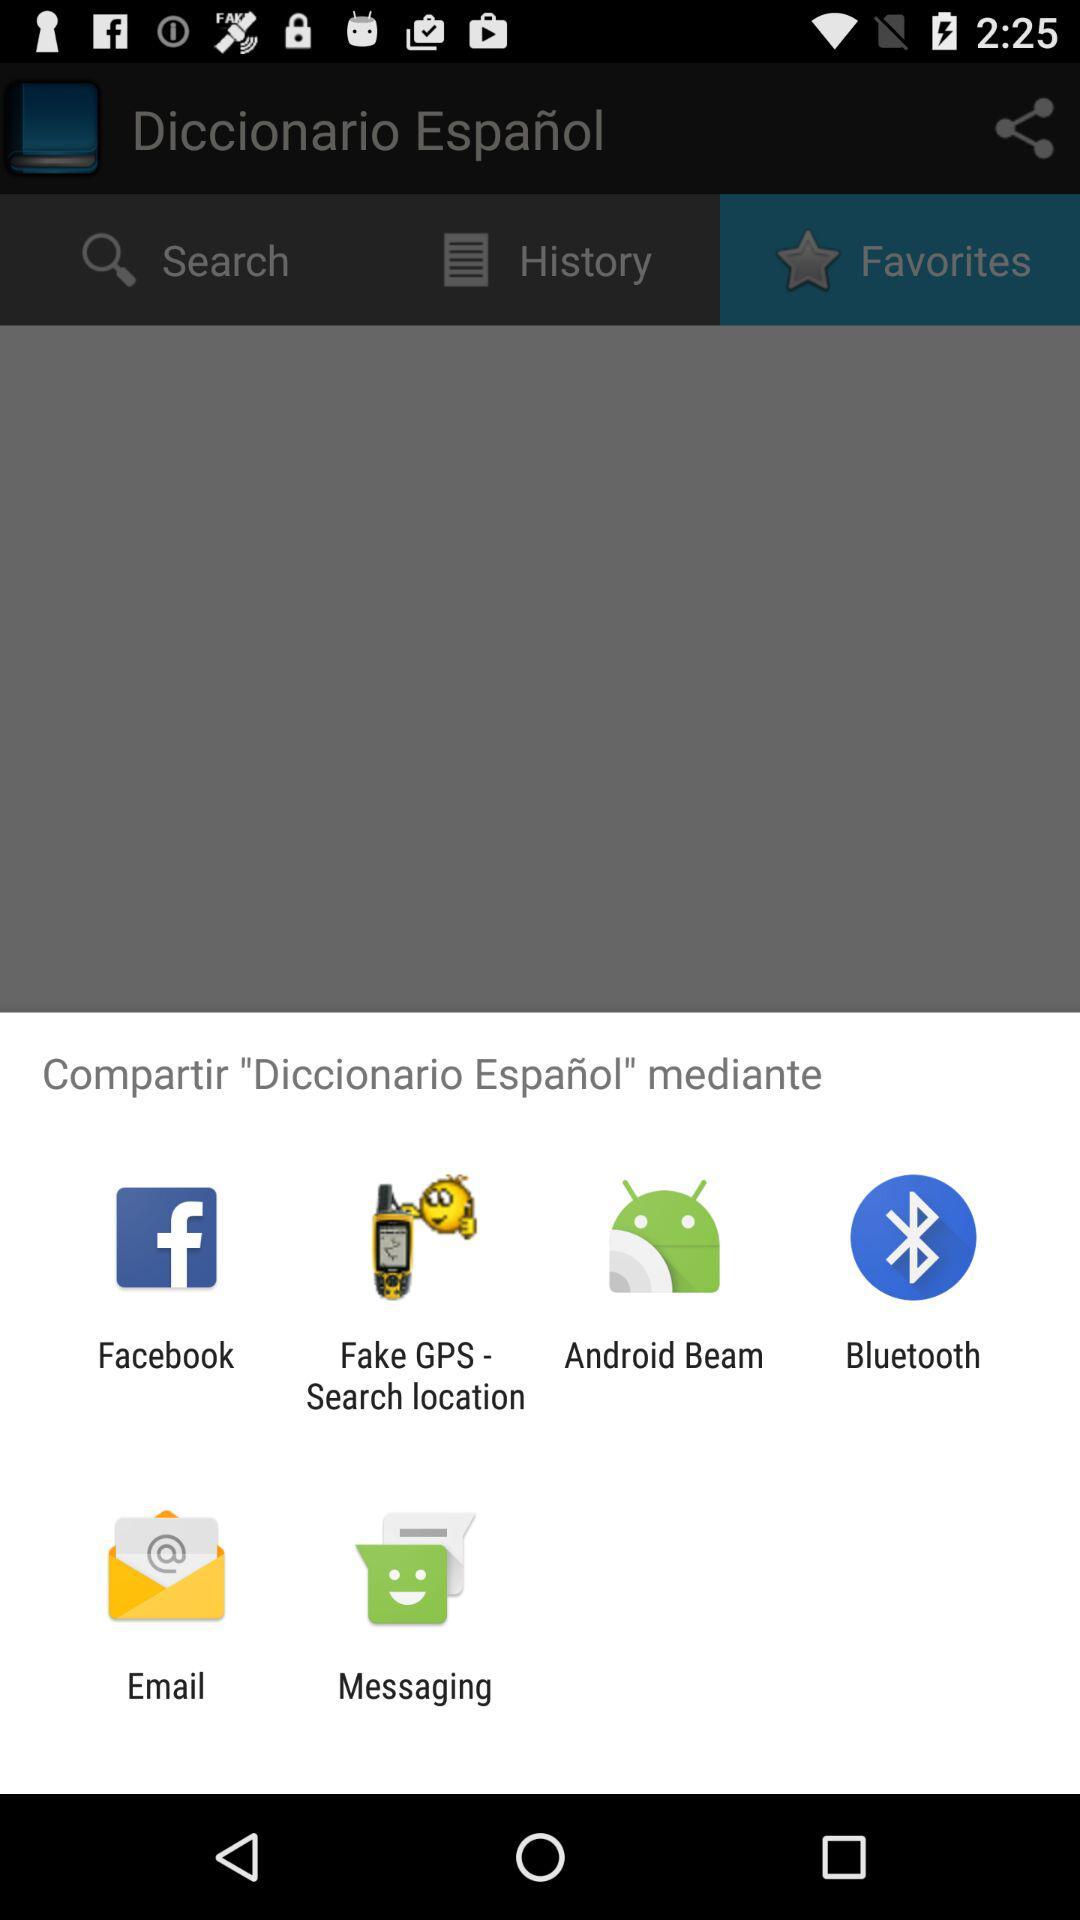 This screenshot has width=1080, height=1920. Describe the element at coordinates (664, 1374) in the screenshot. I see `the icon to the left of the bluetooth` at that location.